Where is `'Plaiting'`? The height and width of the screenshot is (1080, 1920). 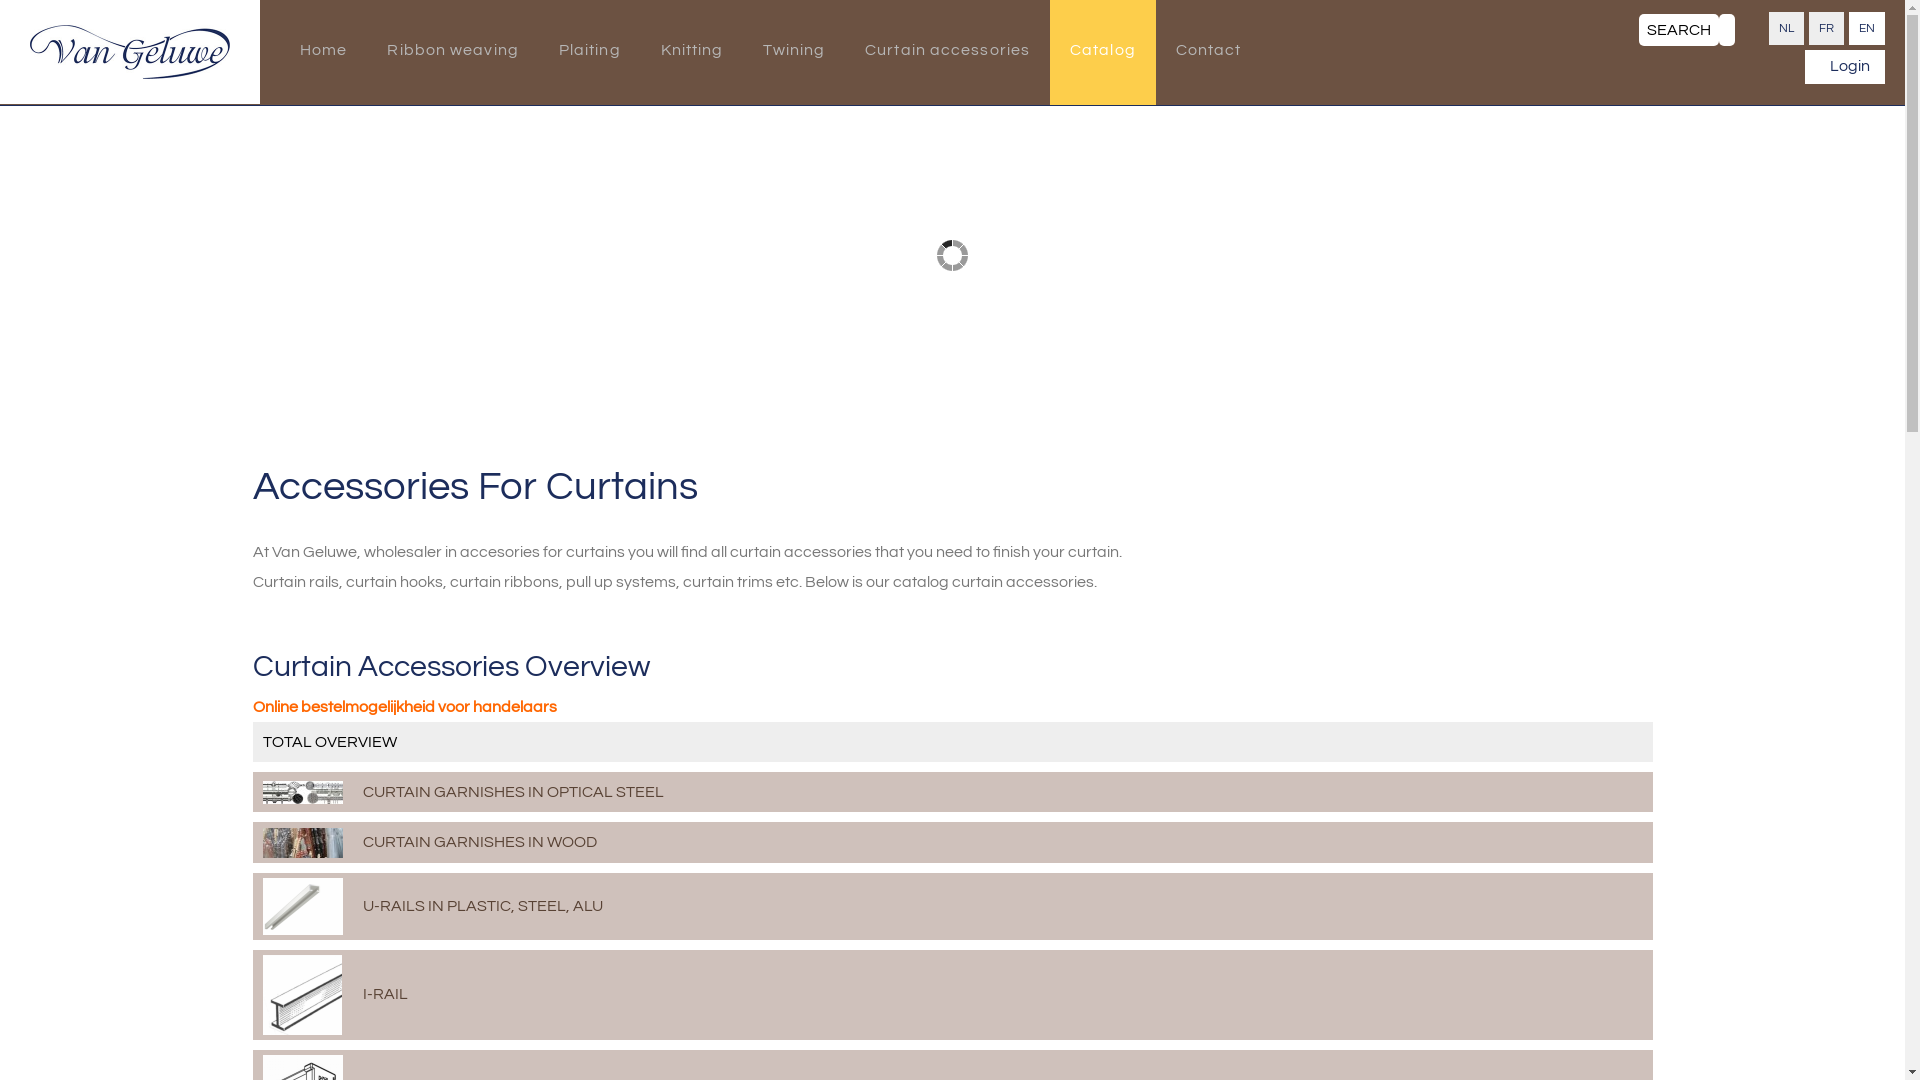
'Plaiting' is located at coordinates (589, 51).